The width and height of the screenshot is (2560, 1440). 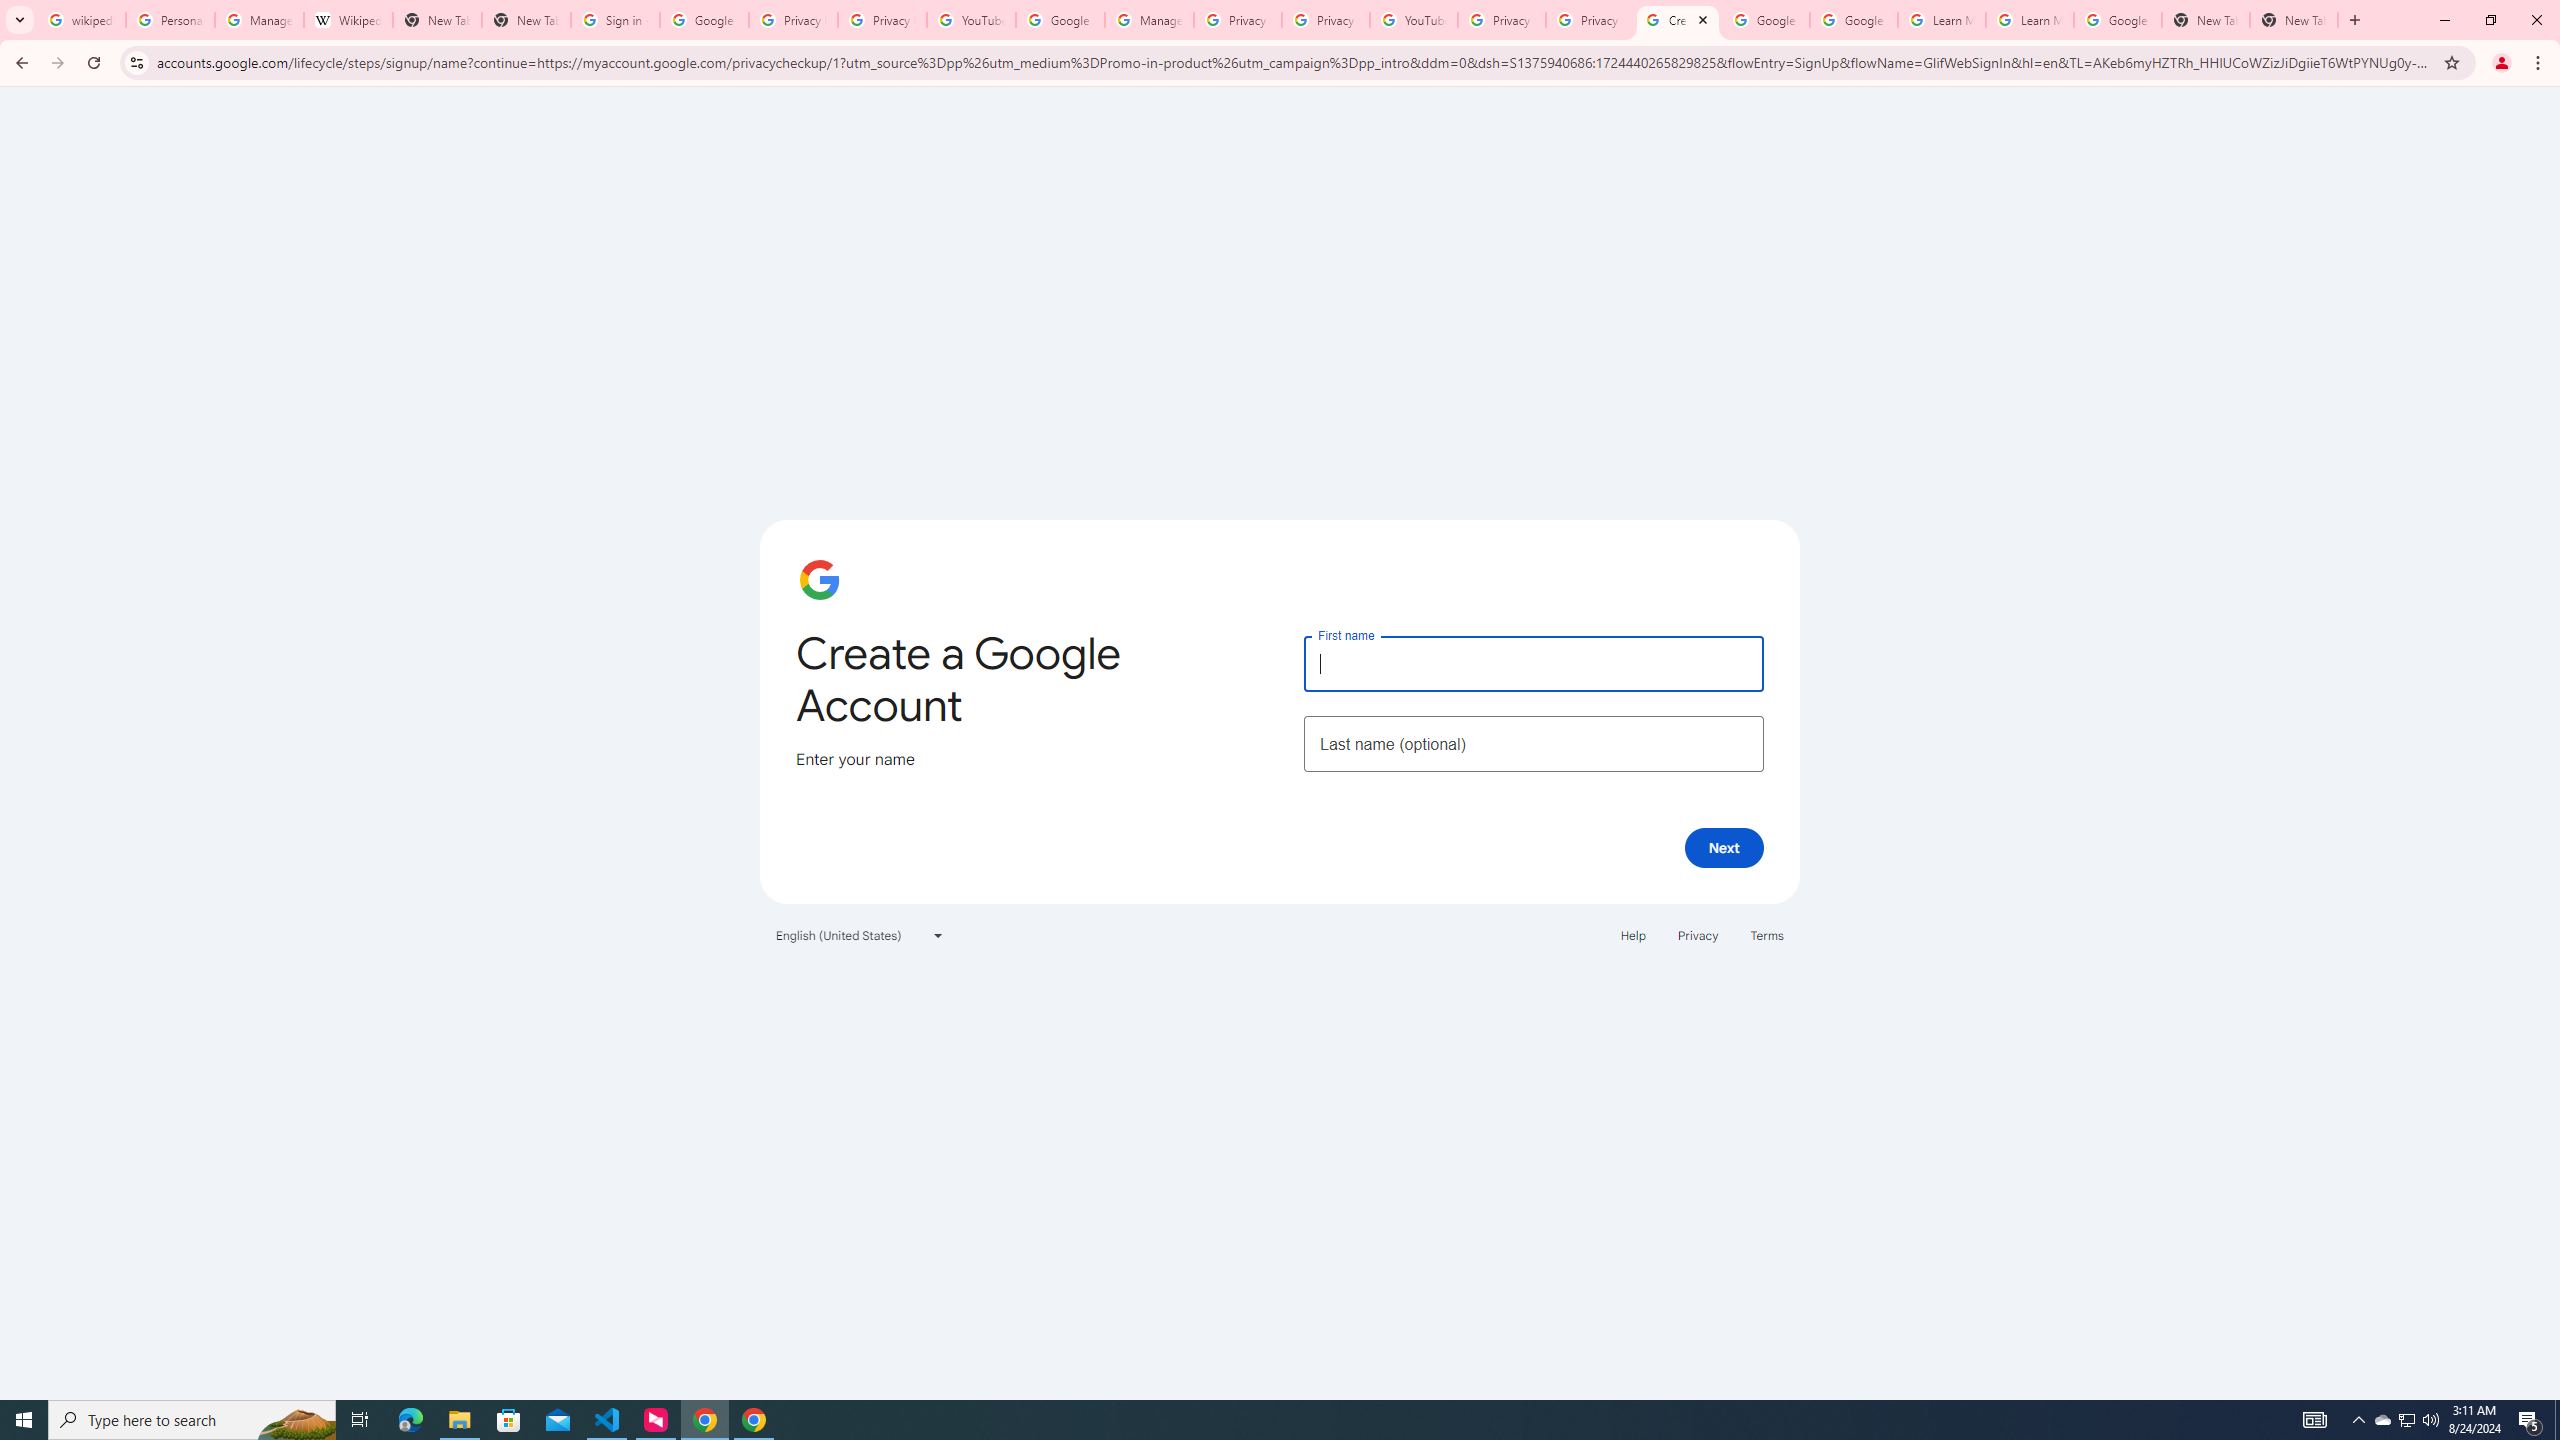 What do you see at coordinates (257, 19) in the screenshot?
I see `'Manage your Location History - Google Search Help'` at bounding box center [257, 19].